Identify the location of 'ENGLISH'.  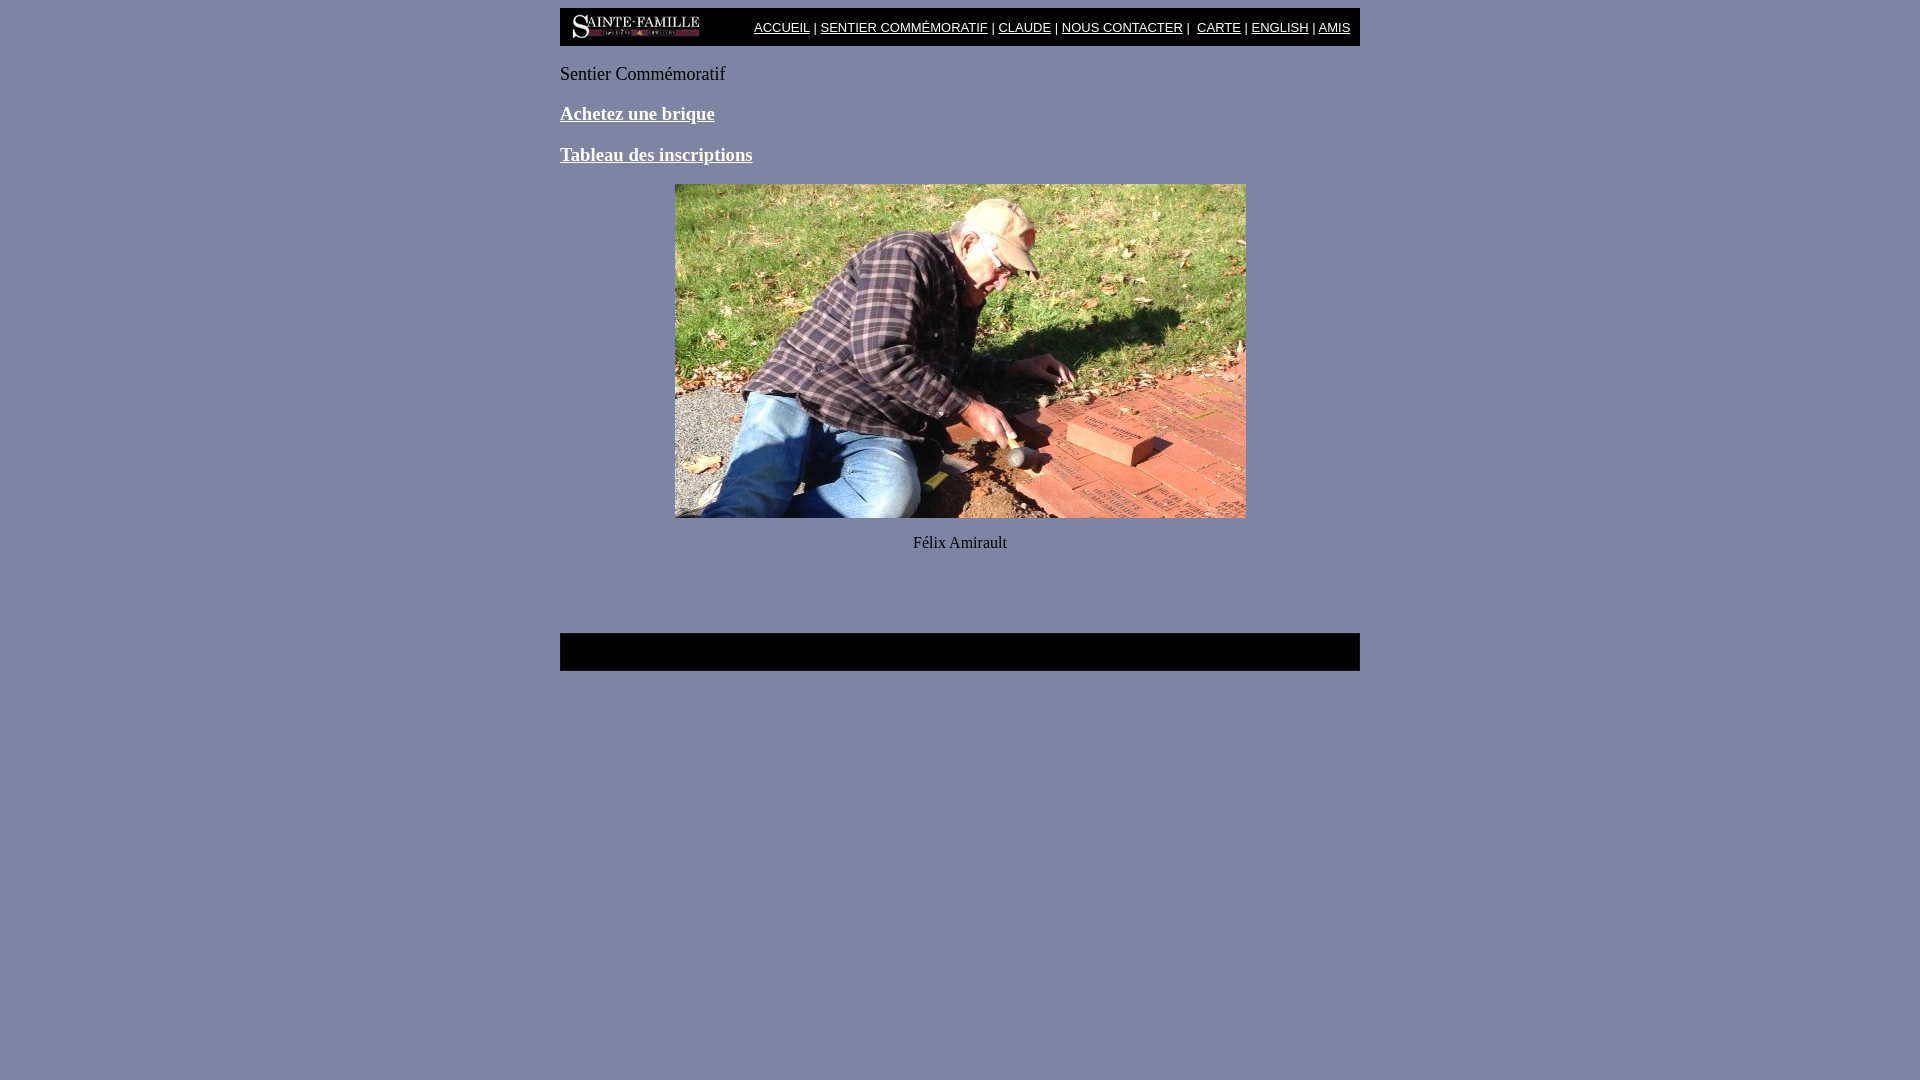
(1280, 27).